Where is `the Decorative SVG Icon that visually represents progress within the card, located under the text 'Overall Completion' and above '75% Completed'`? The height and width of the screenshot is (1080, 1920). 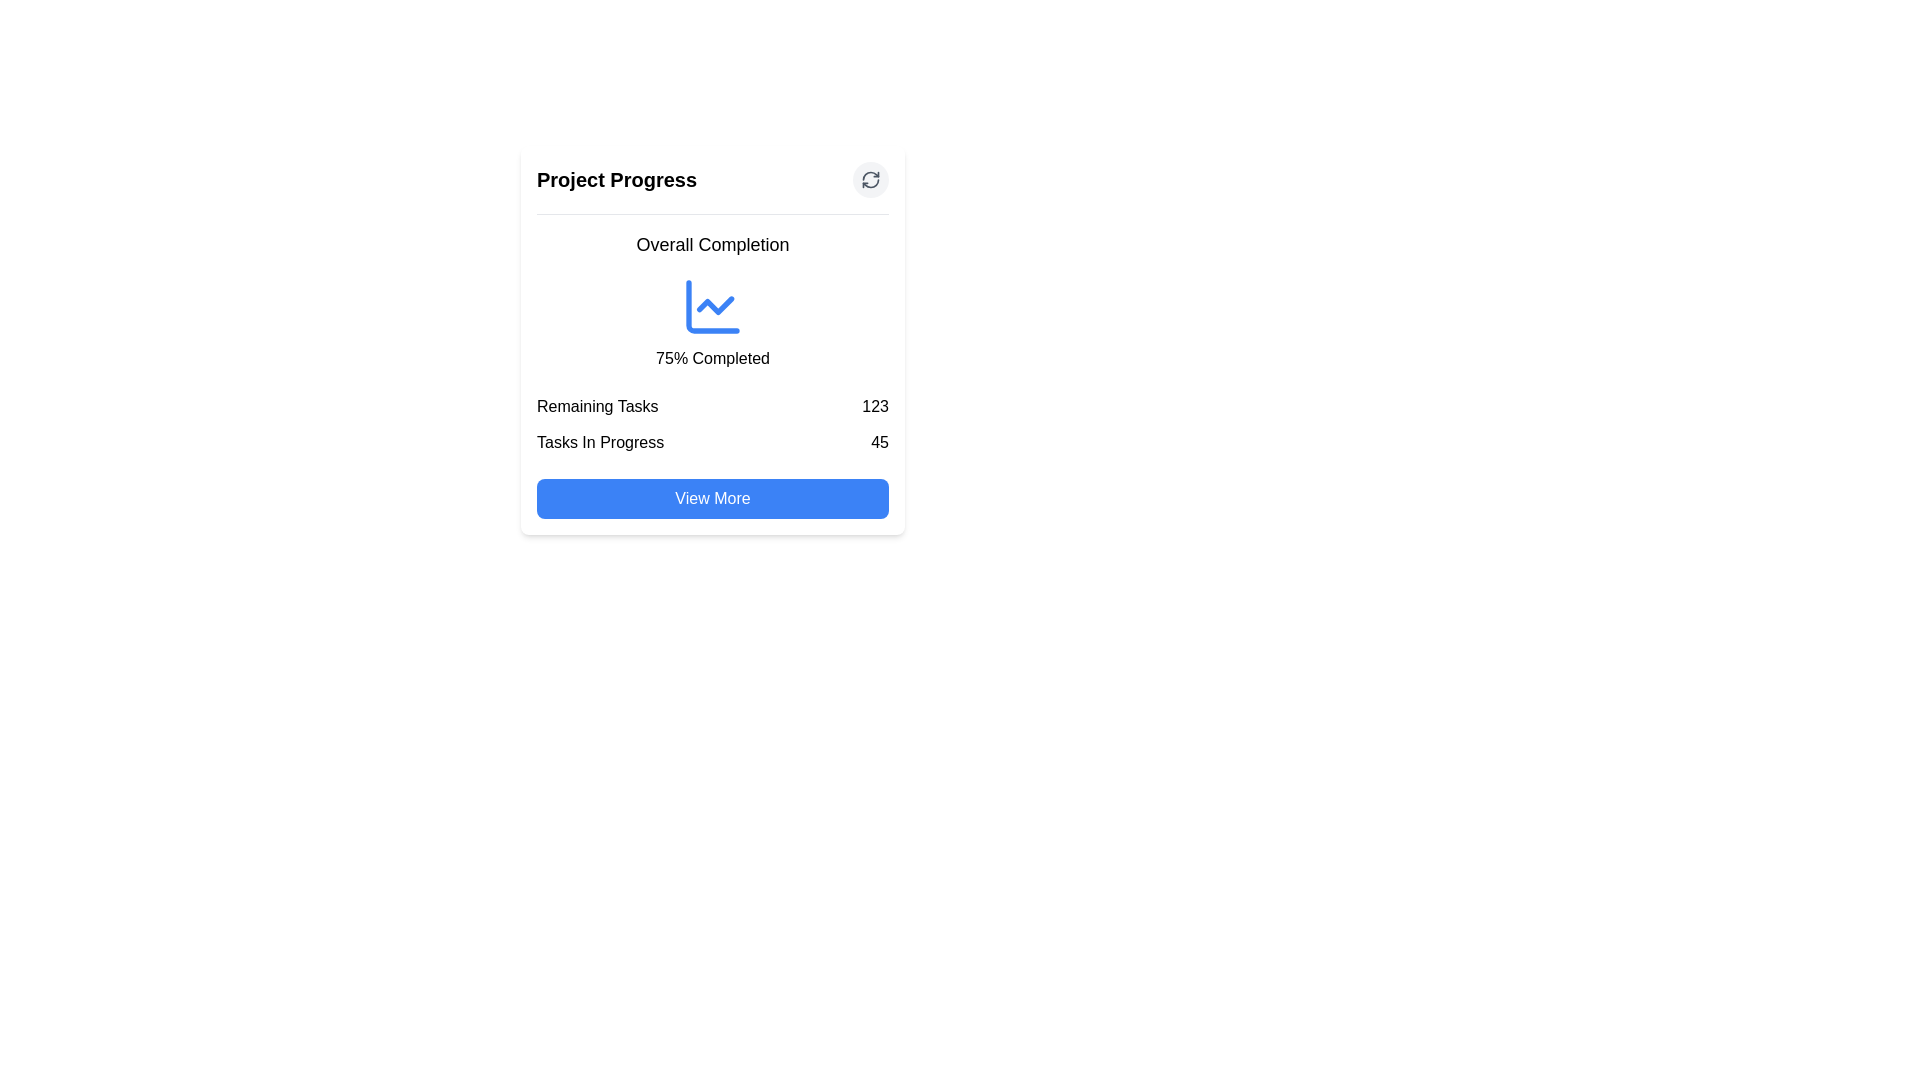 the Decorative SVG Icon that visually represents progress within the card, located under the text 'Overall Completion' and above '75% Completed' is located at coordinates (713, 307).